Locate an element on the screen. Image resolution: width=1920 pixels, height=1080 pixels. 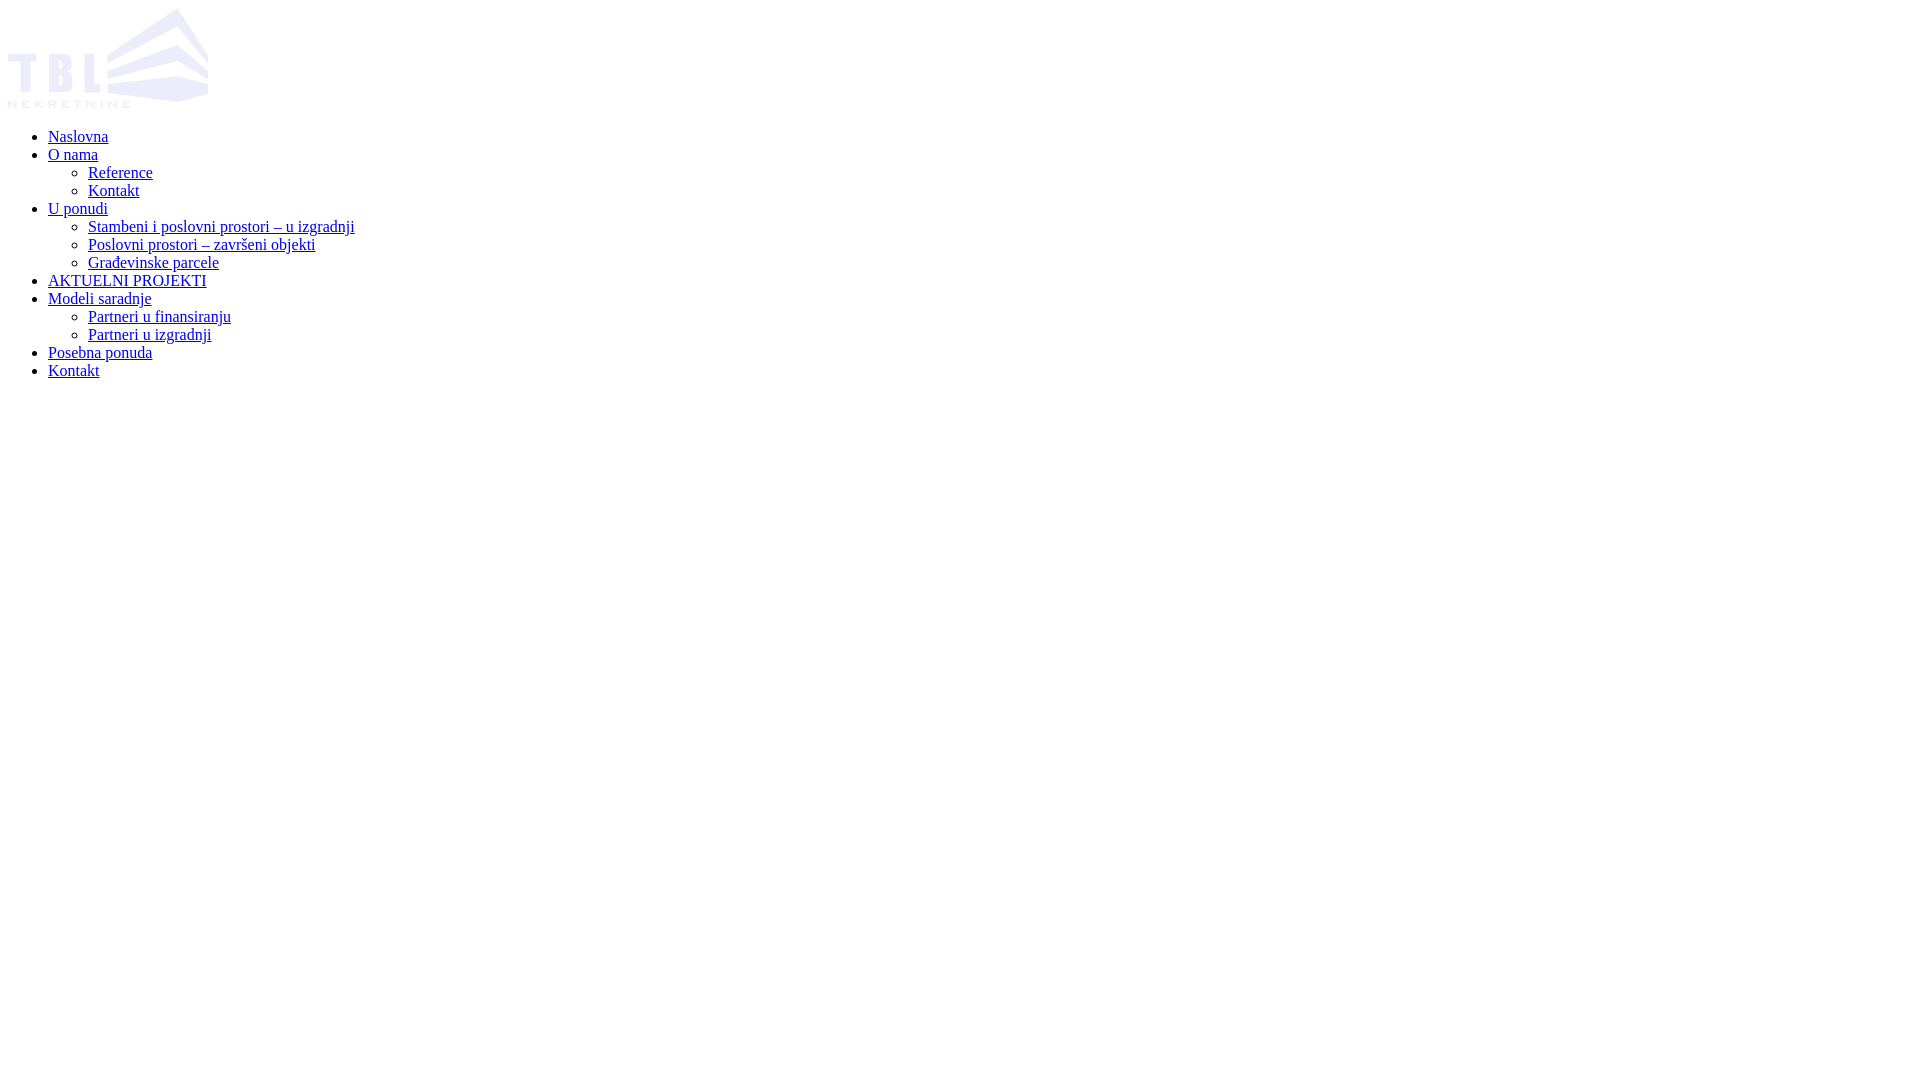
'Kontakt' is located at coordinates (113, 190).